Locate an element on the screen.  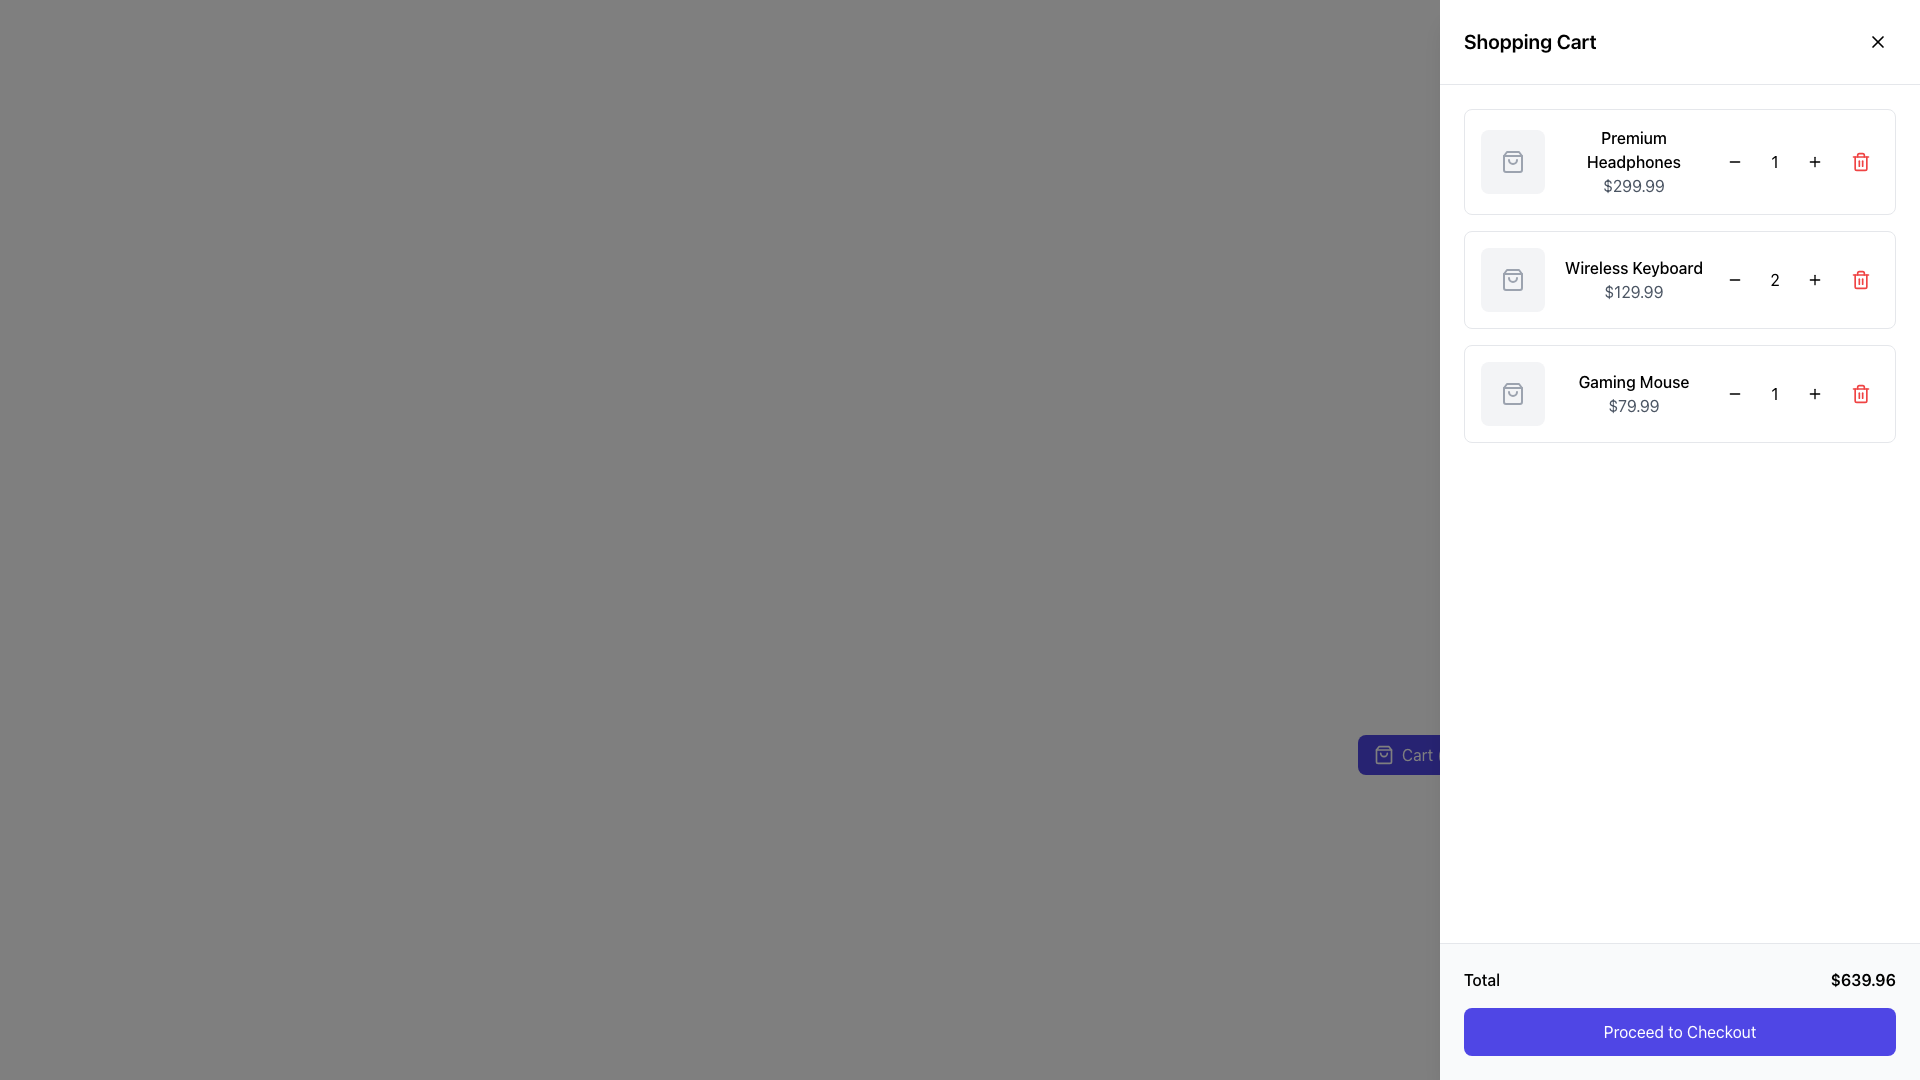
the static text label indicating the total monetary amount, located to the left of the '$639.96' text in the lower section of the sidebar interface is located at coordinates (1482, 978).